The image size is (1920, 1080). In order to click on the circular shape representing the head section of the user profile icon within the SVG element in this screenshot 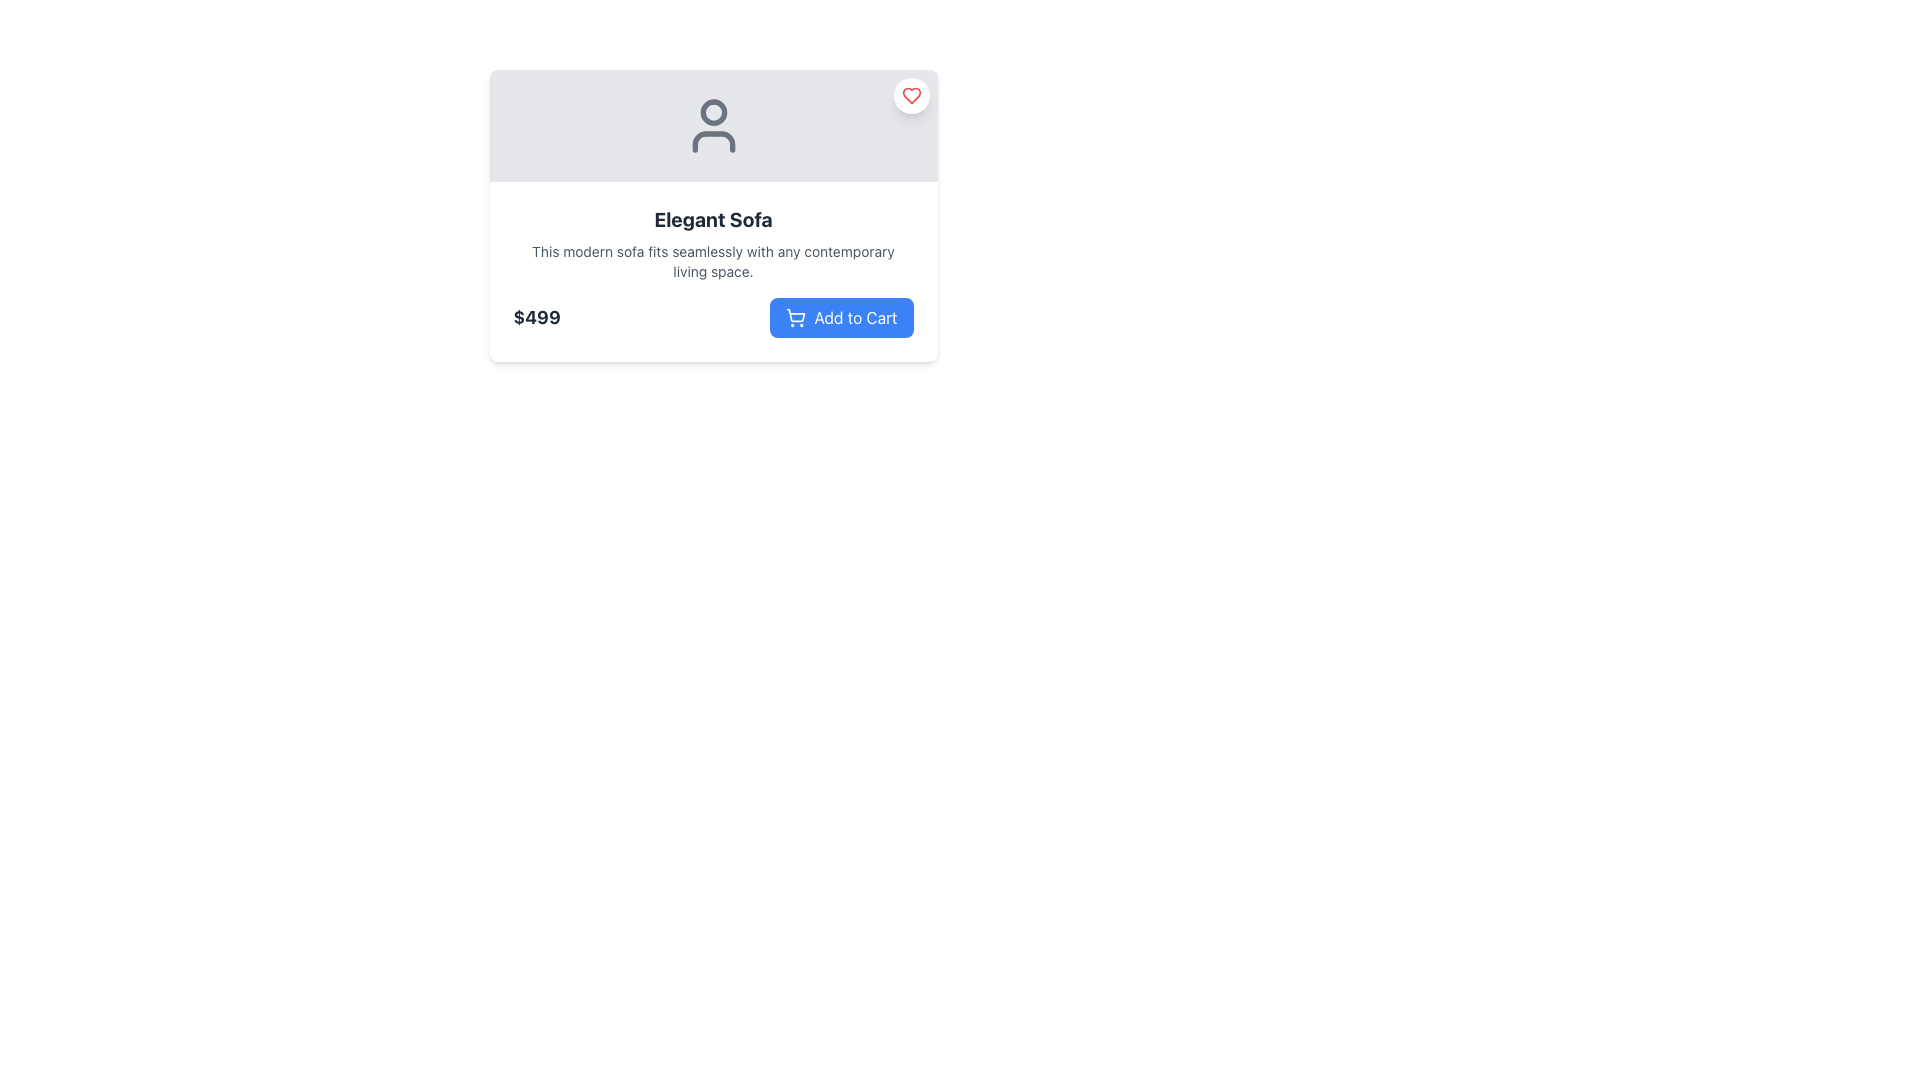, I will do `click(713, 112)`.